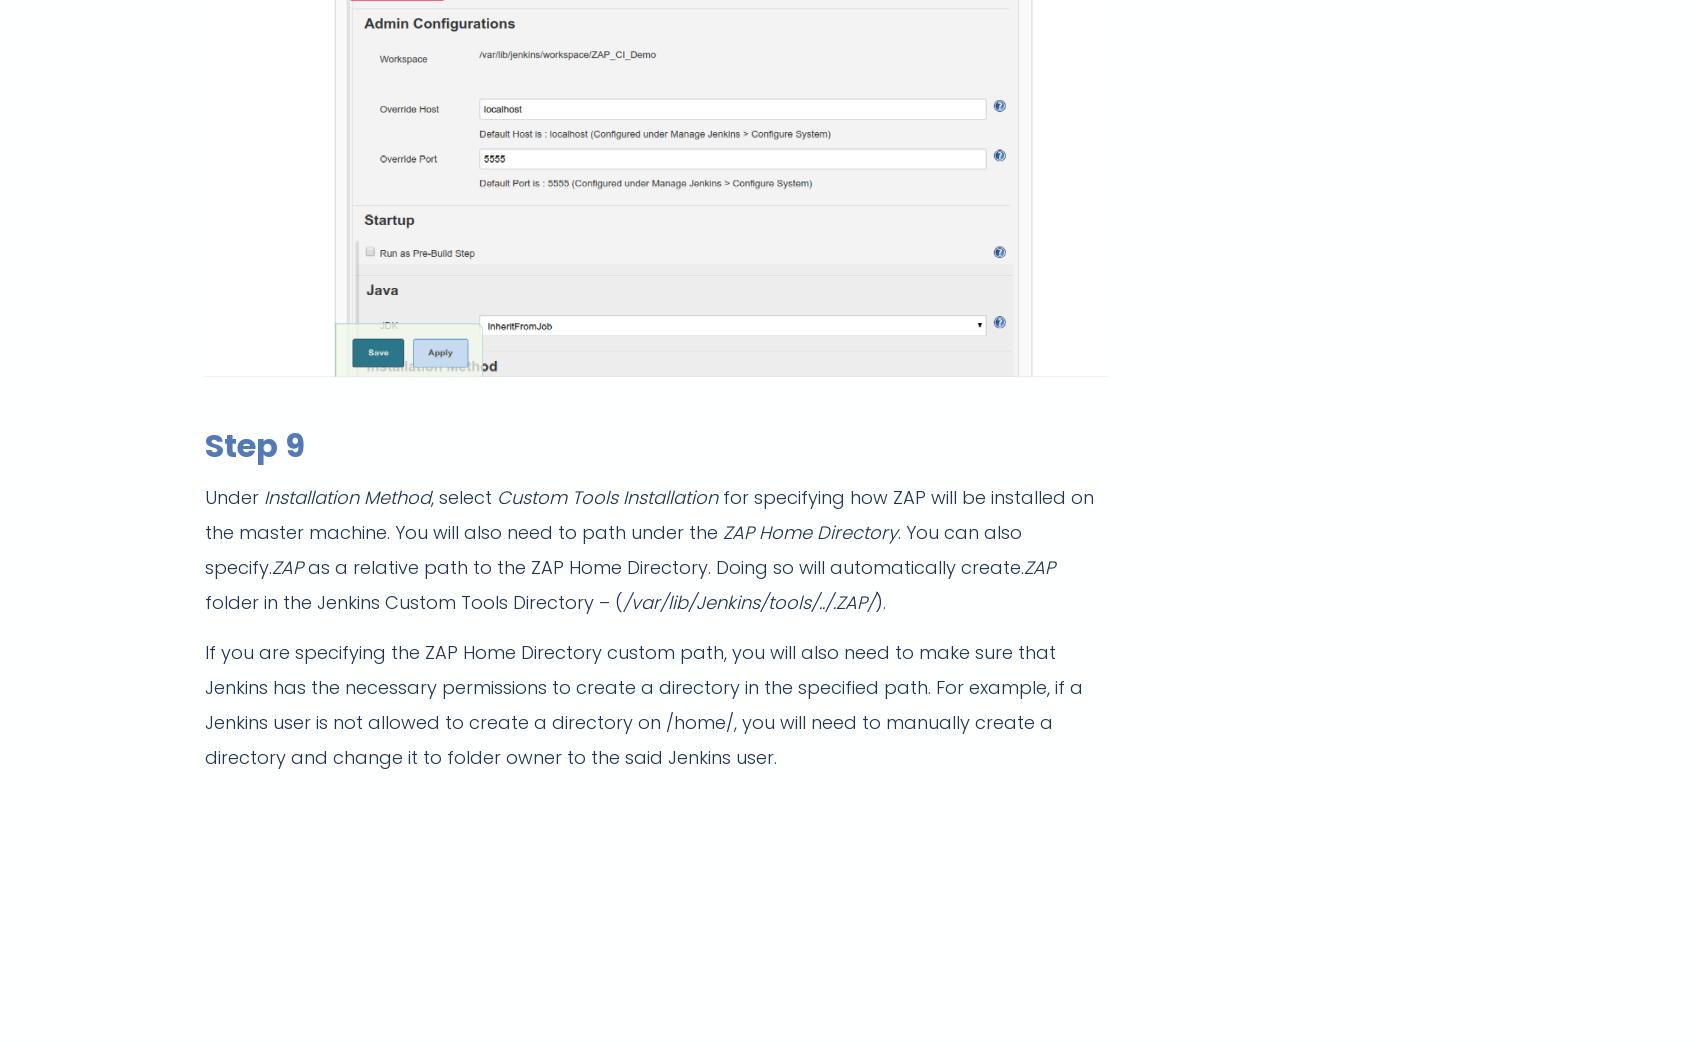 The width and height of the screenshot is (1700, 1048). What do you see at coordinates (612, 548) in the screenshot?
I see `'. You can also specify.'` at bounding box center [612, 548].